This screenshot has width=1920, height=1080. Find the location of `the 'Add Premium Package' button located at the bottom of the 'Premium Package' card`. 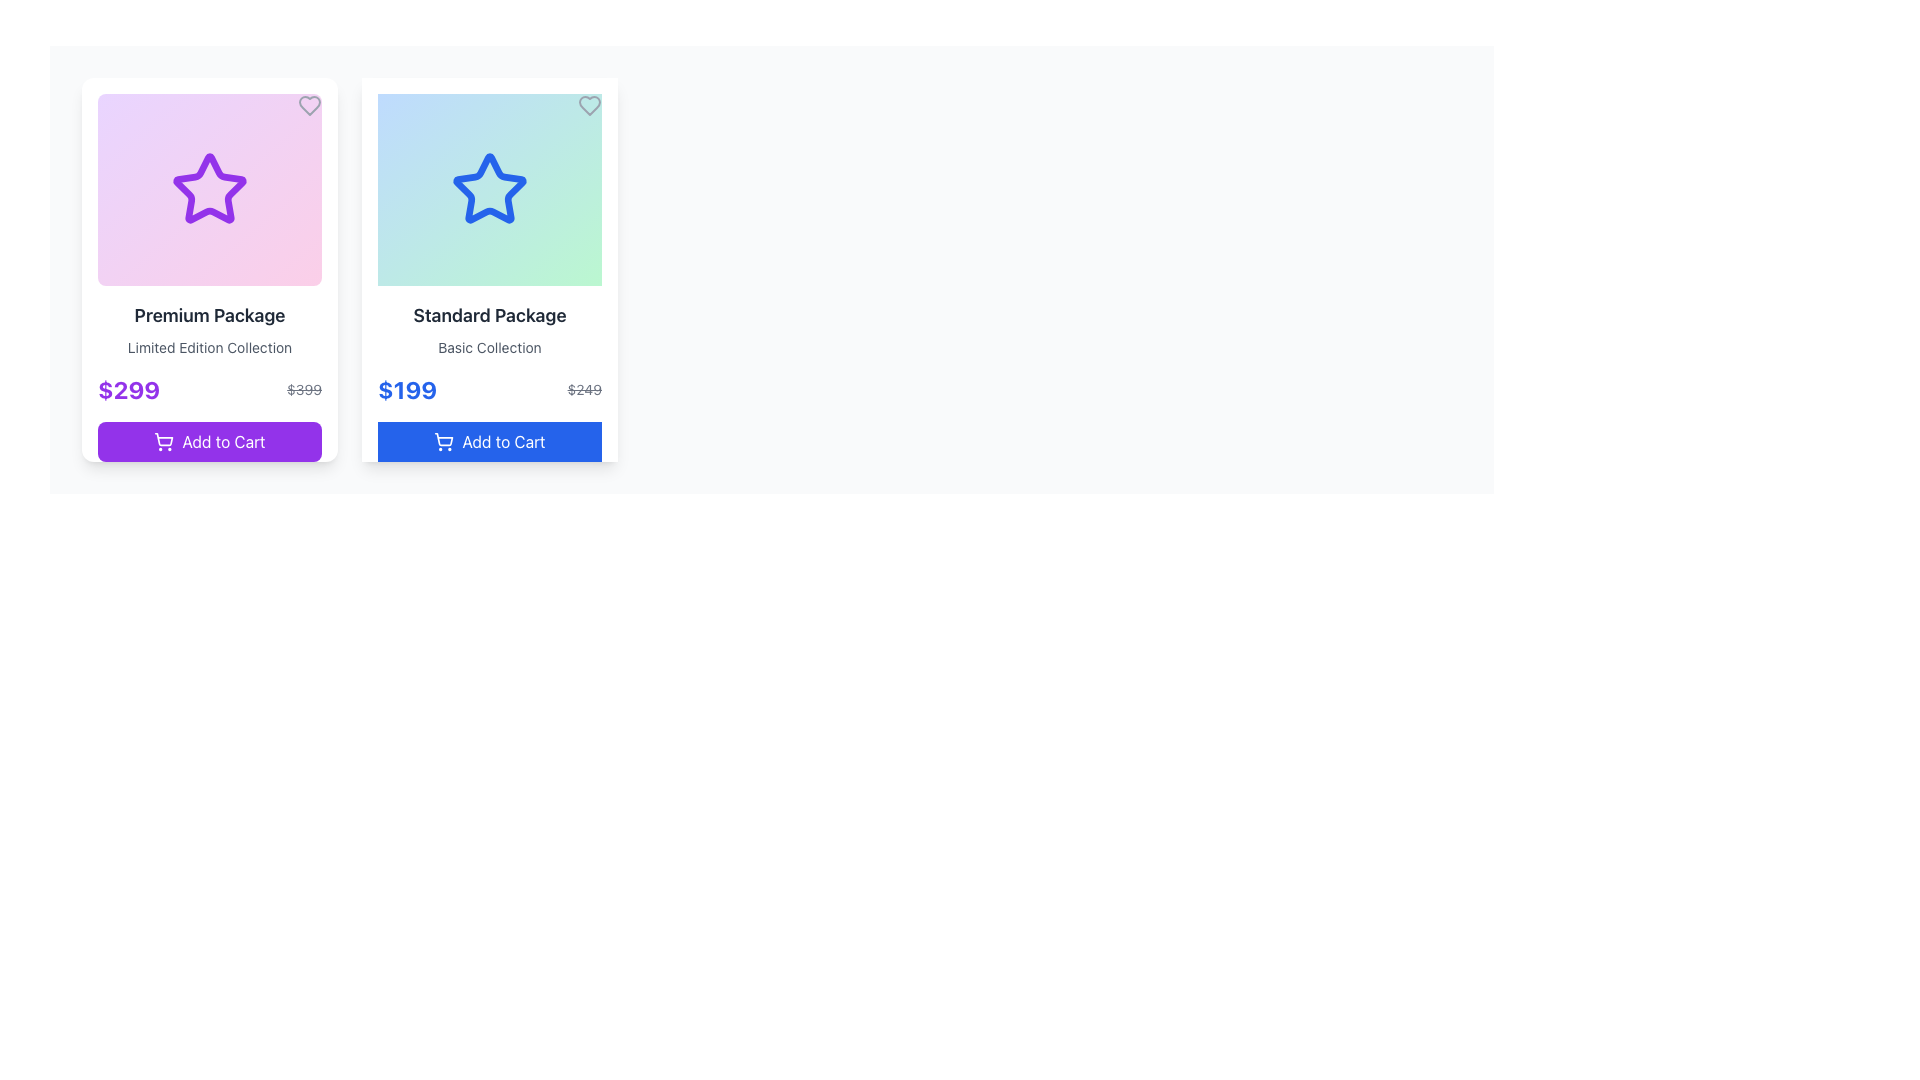

the 'Add Premium Package' button located at the bottom of the 'Premium Package' card is located at coordinates (210, 441).